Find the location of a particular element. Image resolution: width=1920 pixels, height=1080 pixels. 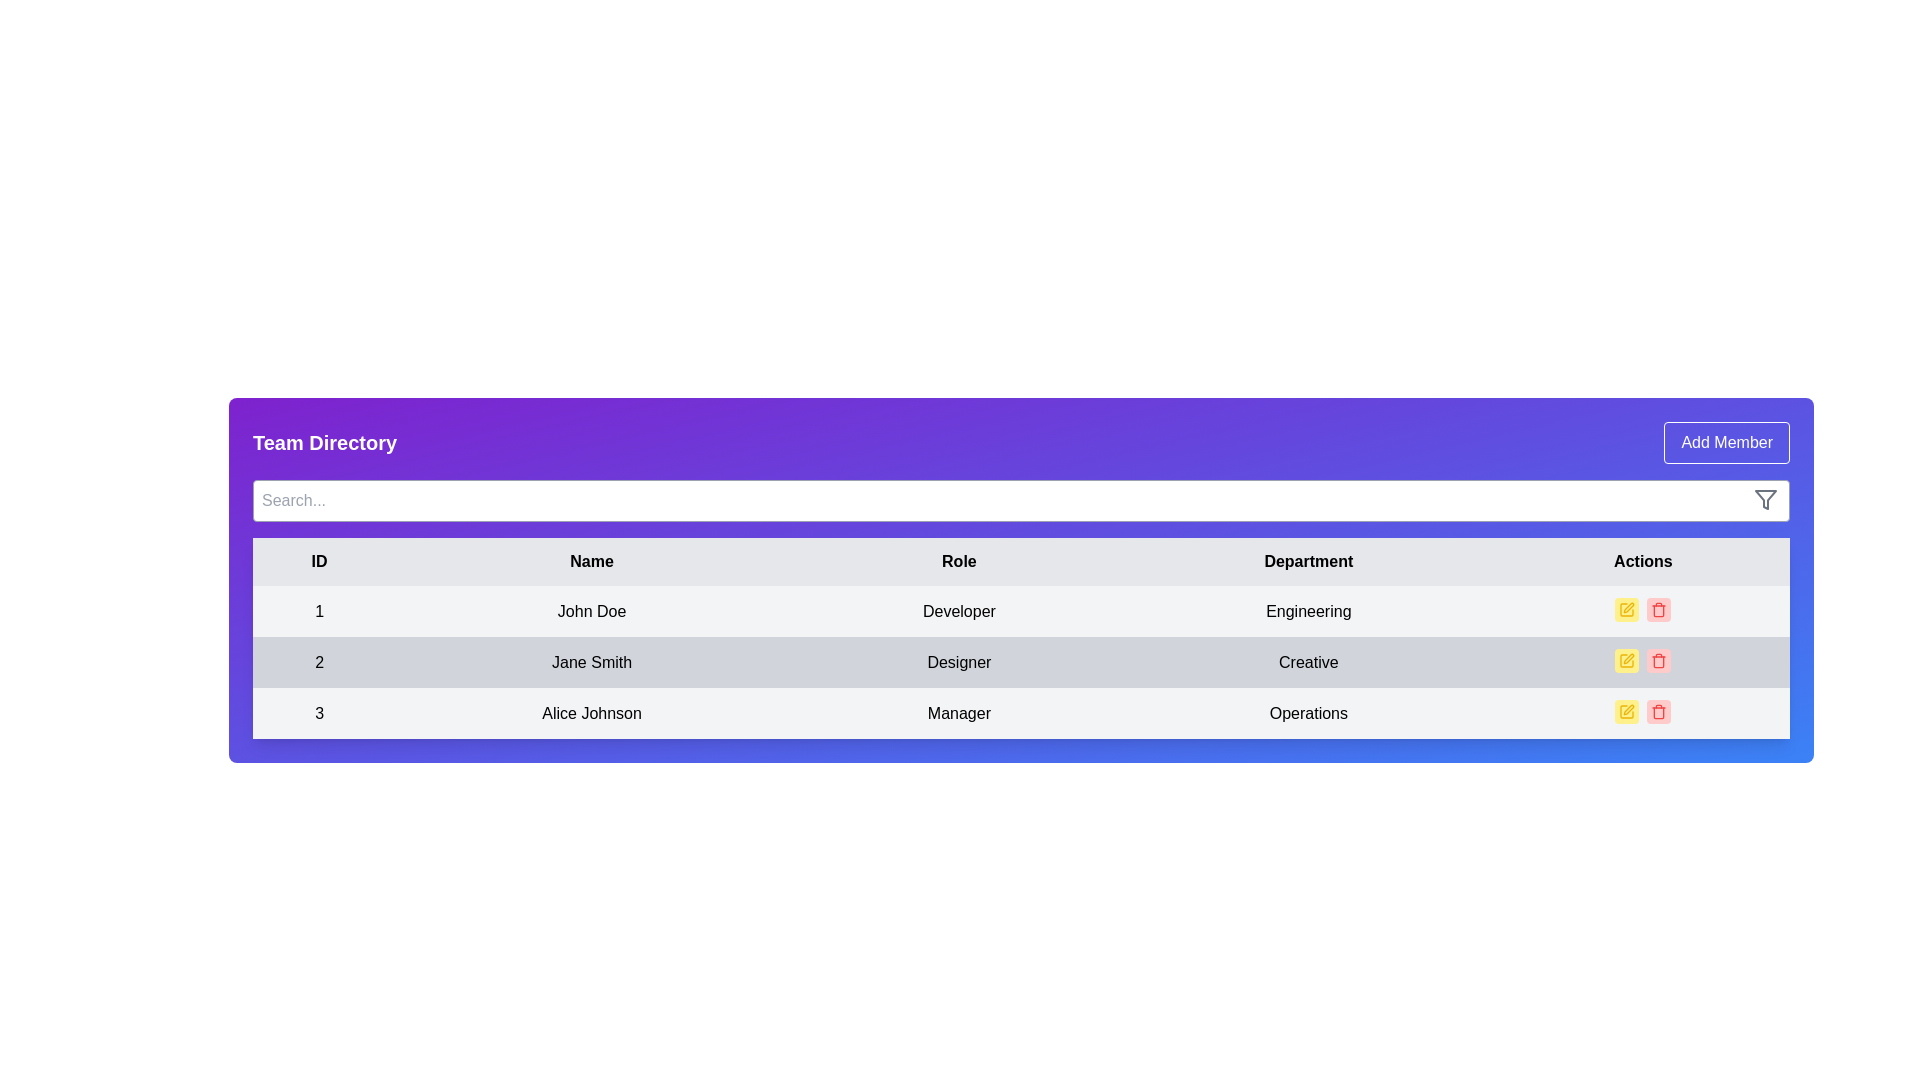

the middle part of the trash bin icon, which is outlined in a red tint and located in the 'Actions' column of the third row in the table is located at coordinates (1659, 610).